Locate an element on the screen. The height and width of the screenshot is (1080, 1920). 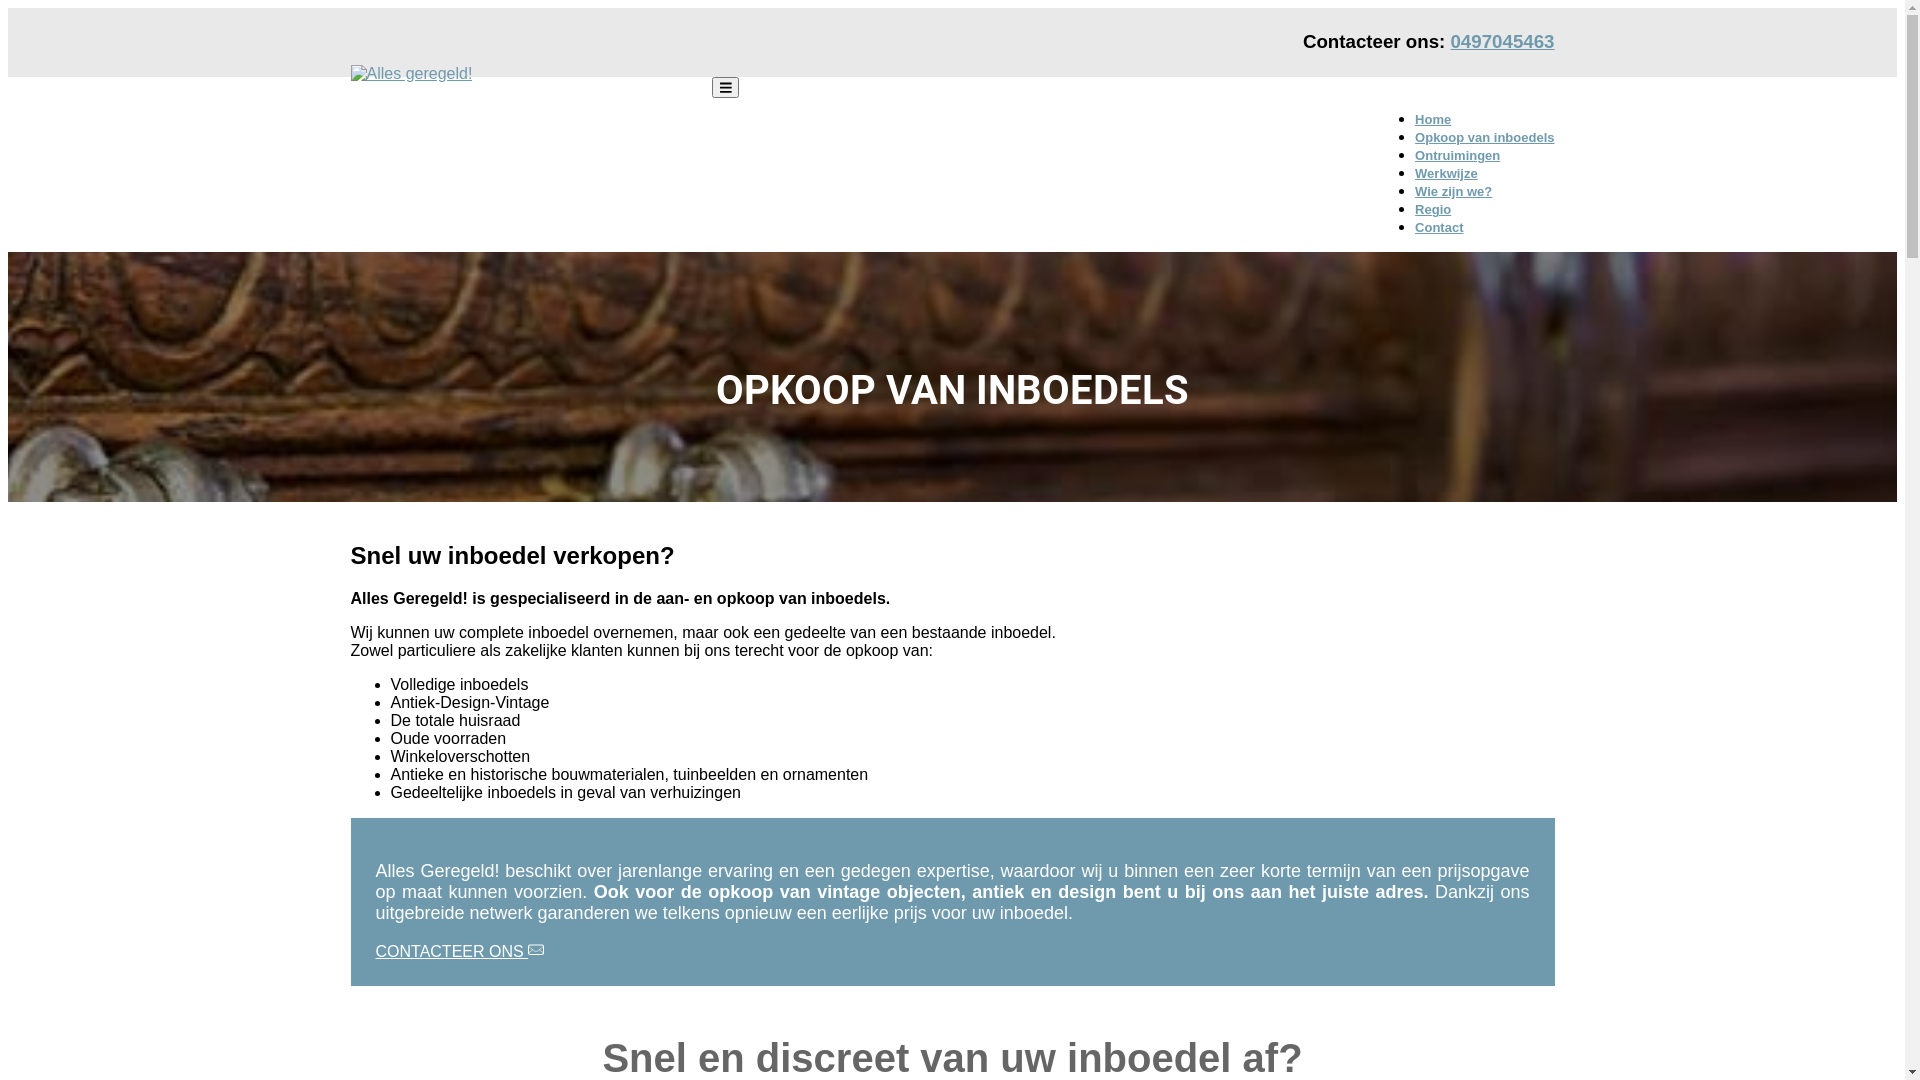
'CONTACTEER ONS' is located at coordinates (459, 950).